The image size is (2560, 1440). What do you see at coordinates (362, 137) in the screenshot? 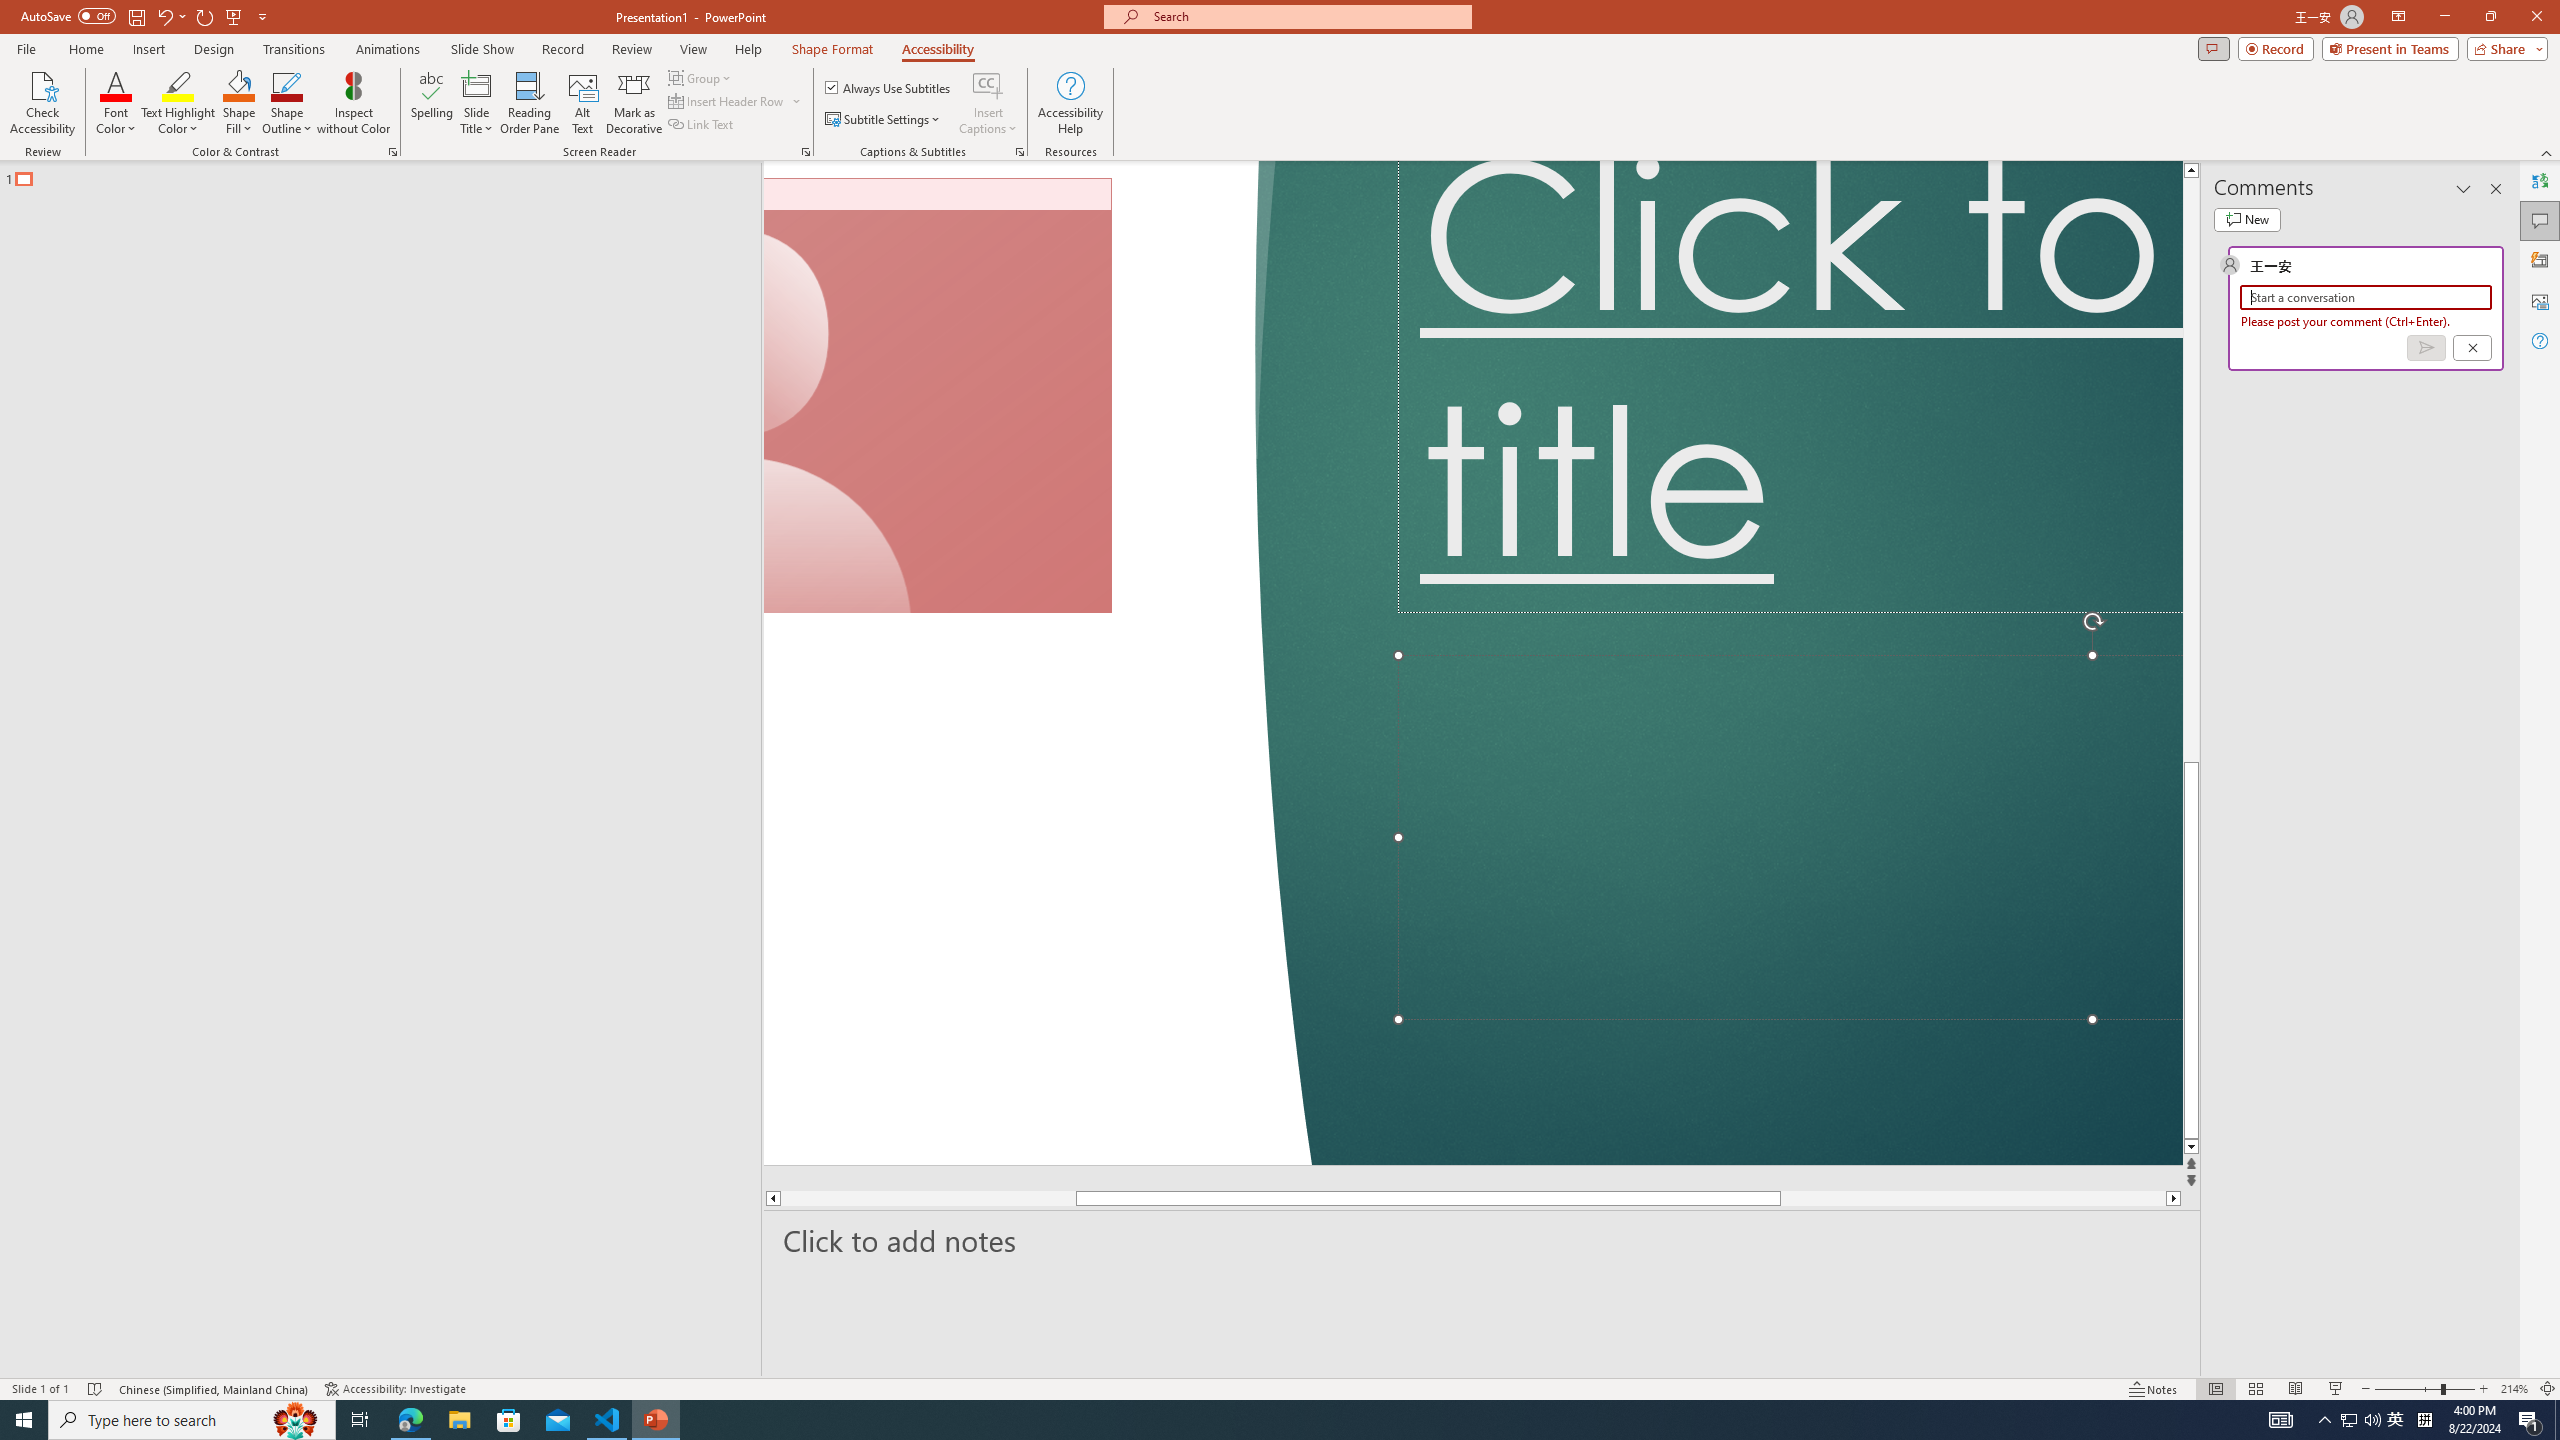
I see `'Font Size'` at bounding box center [362, 137].